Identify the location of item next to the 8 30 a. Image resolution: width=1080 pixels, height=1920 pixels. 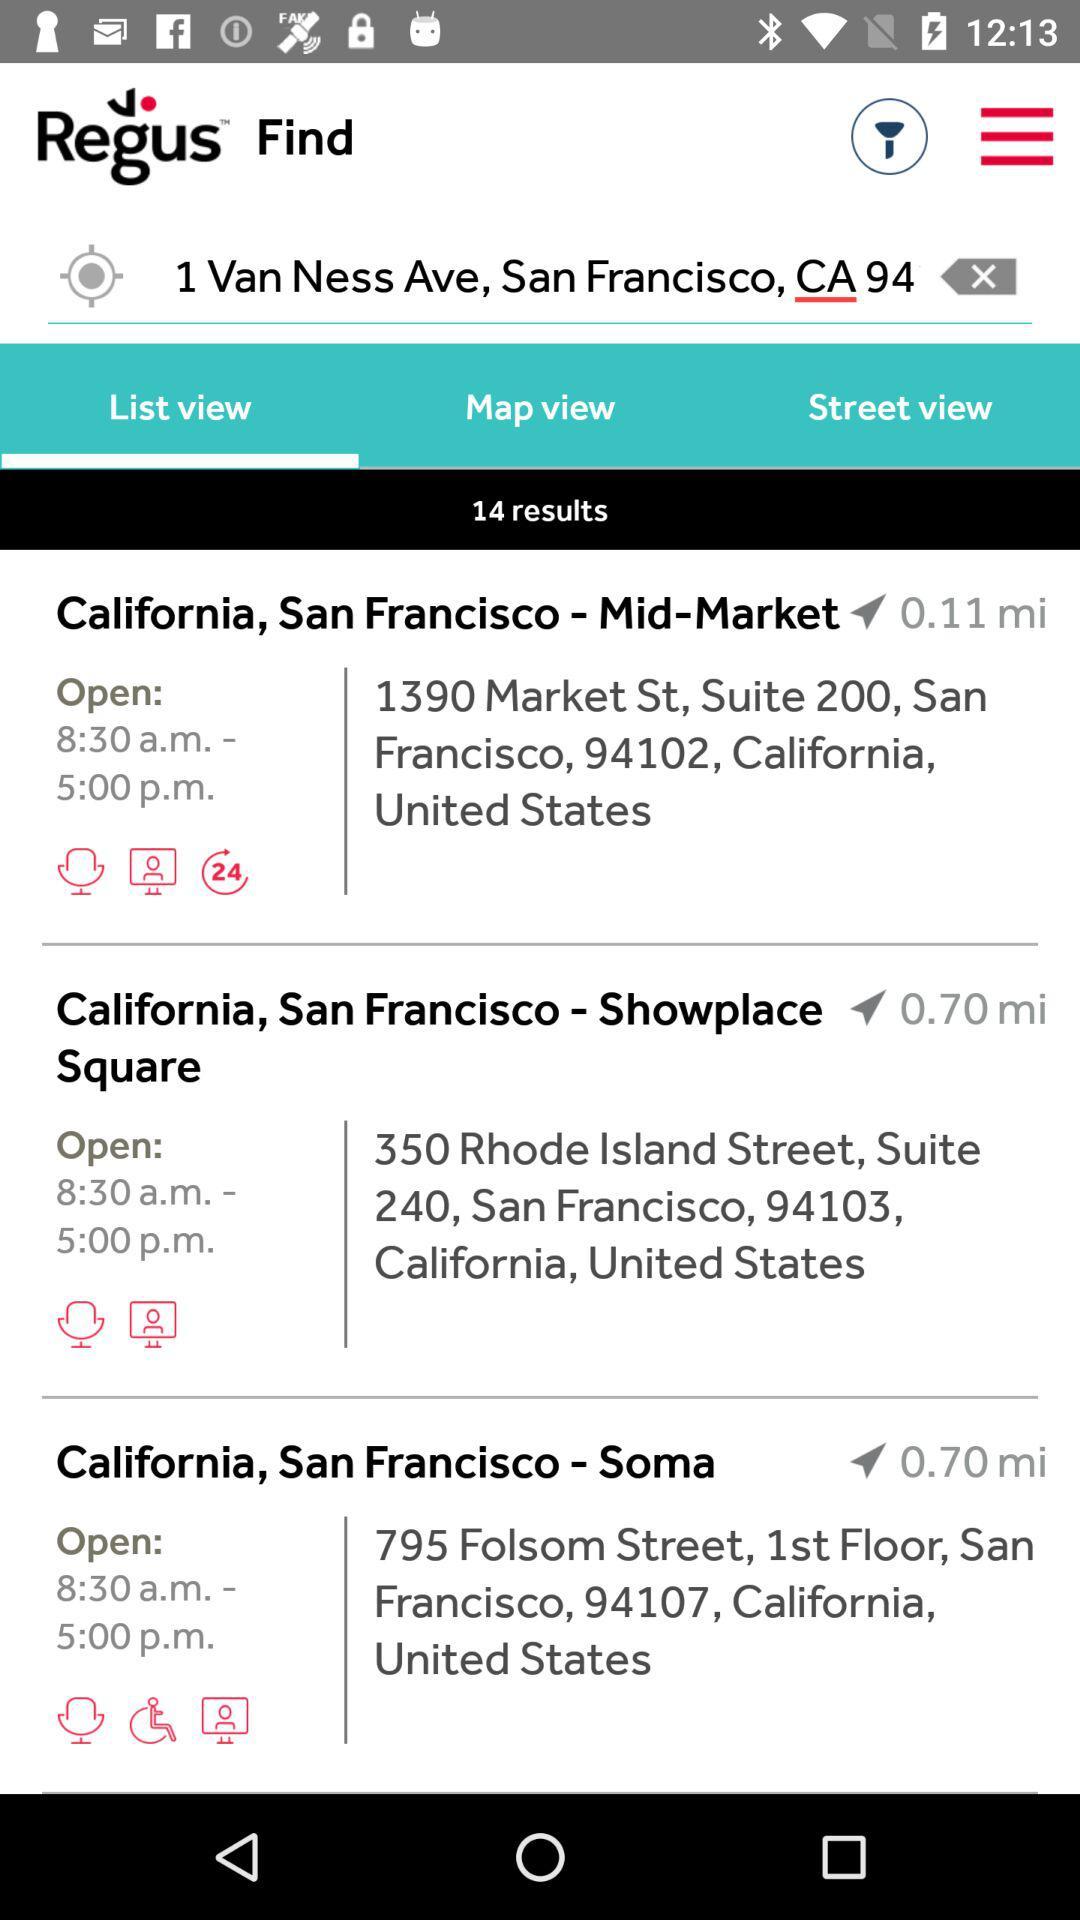
(344, 1233).